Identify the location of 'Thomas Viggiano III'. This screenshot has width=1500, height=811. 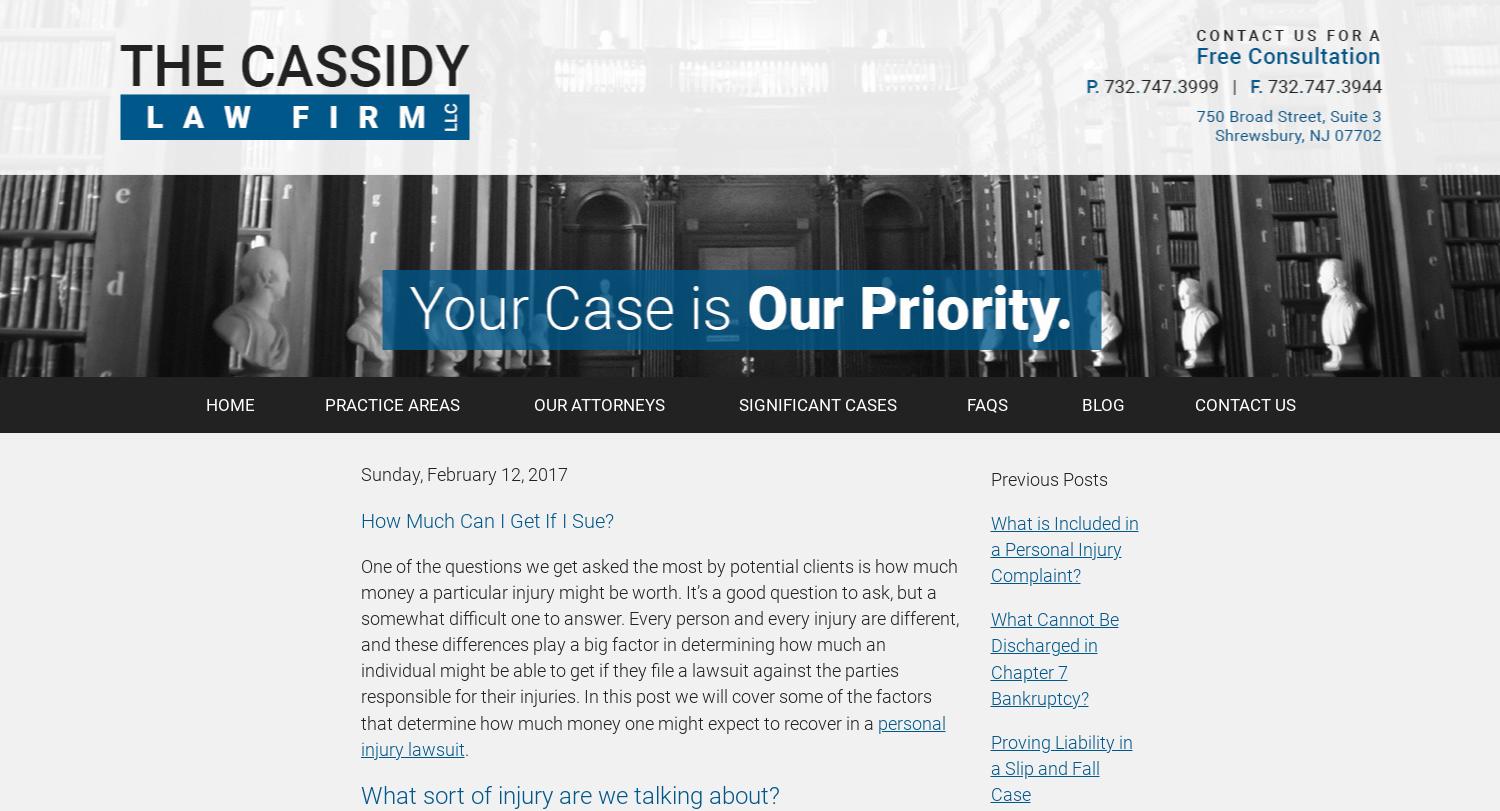
(201, 69).